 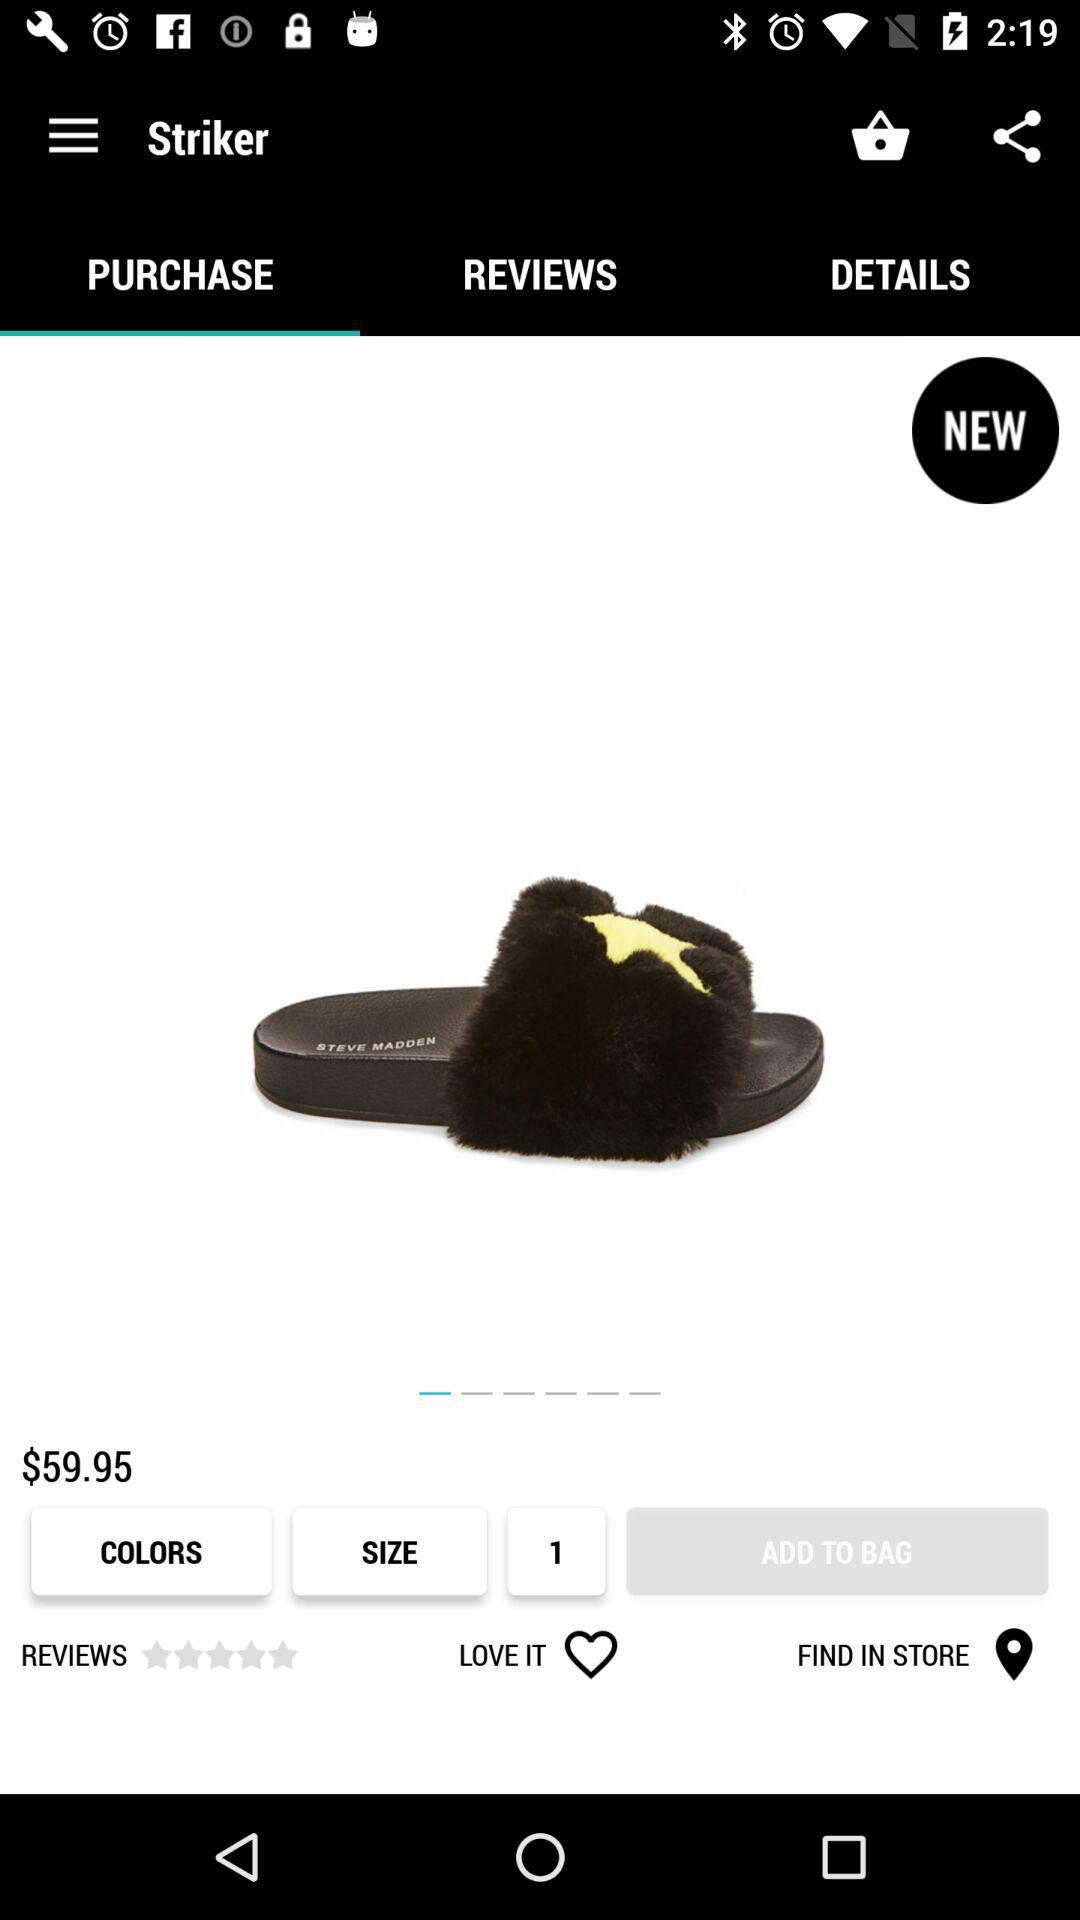 I want to click on icon above $59.95 item, so click(x=540, y=876).